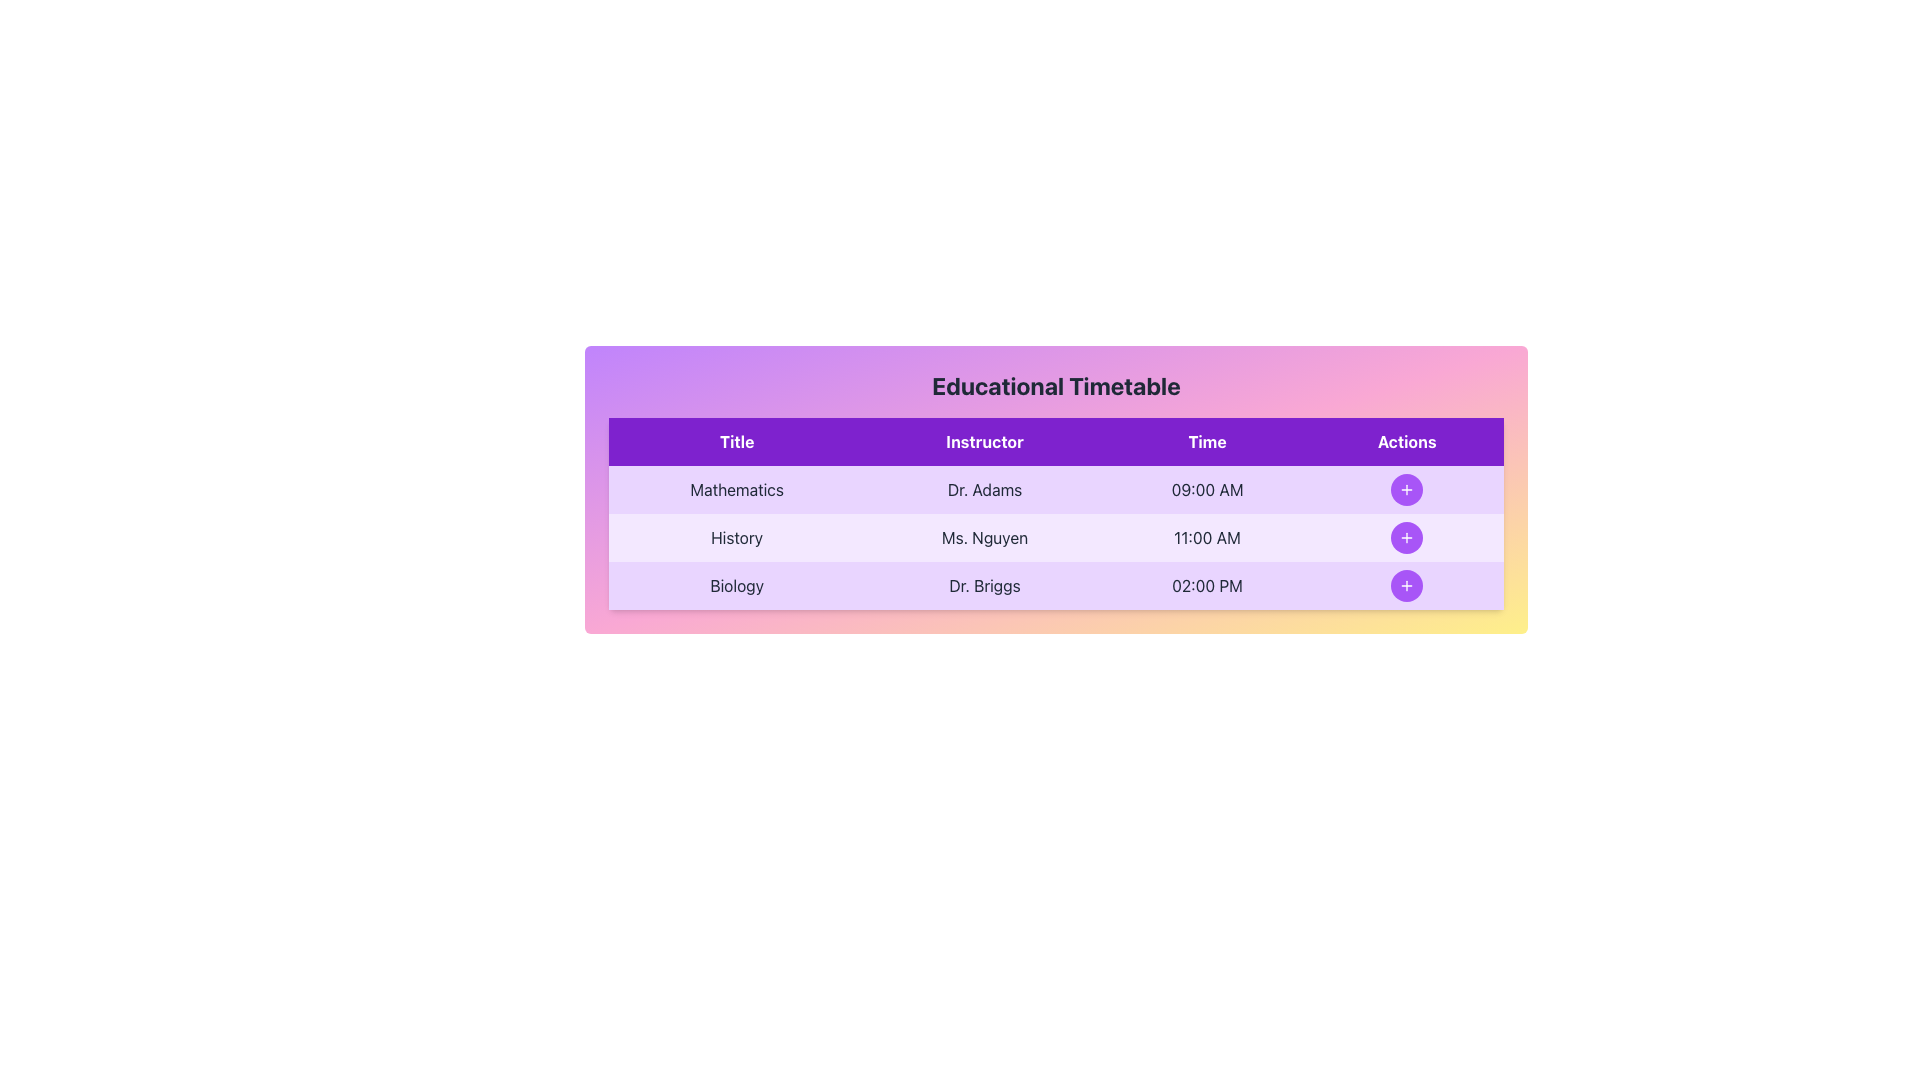 This screenshot has height=1080, width=1920. Describe the element at coordinates (1055, 536) in the screenshot. I see `the second row of the table that contains the subject 'History', instructor 'Ms. Nguyen', and time '11:00 AM'` at that location.